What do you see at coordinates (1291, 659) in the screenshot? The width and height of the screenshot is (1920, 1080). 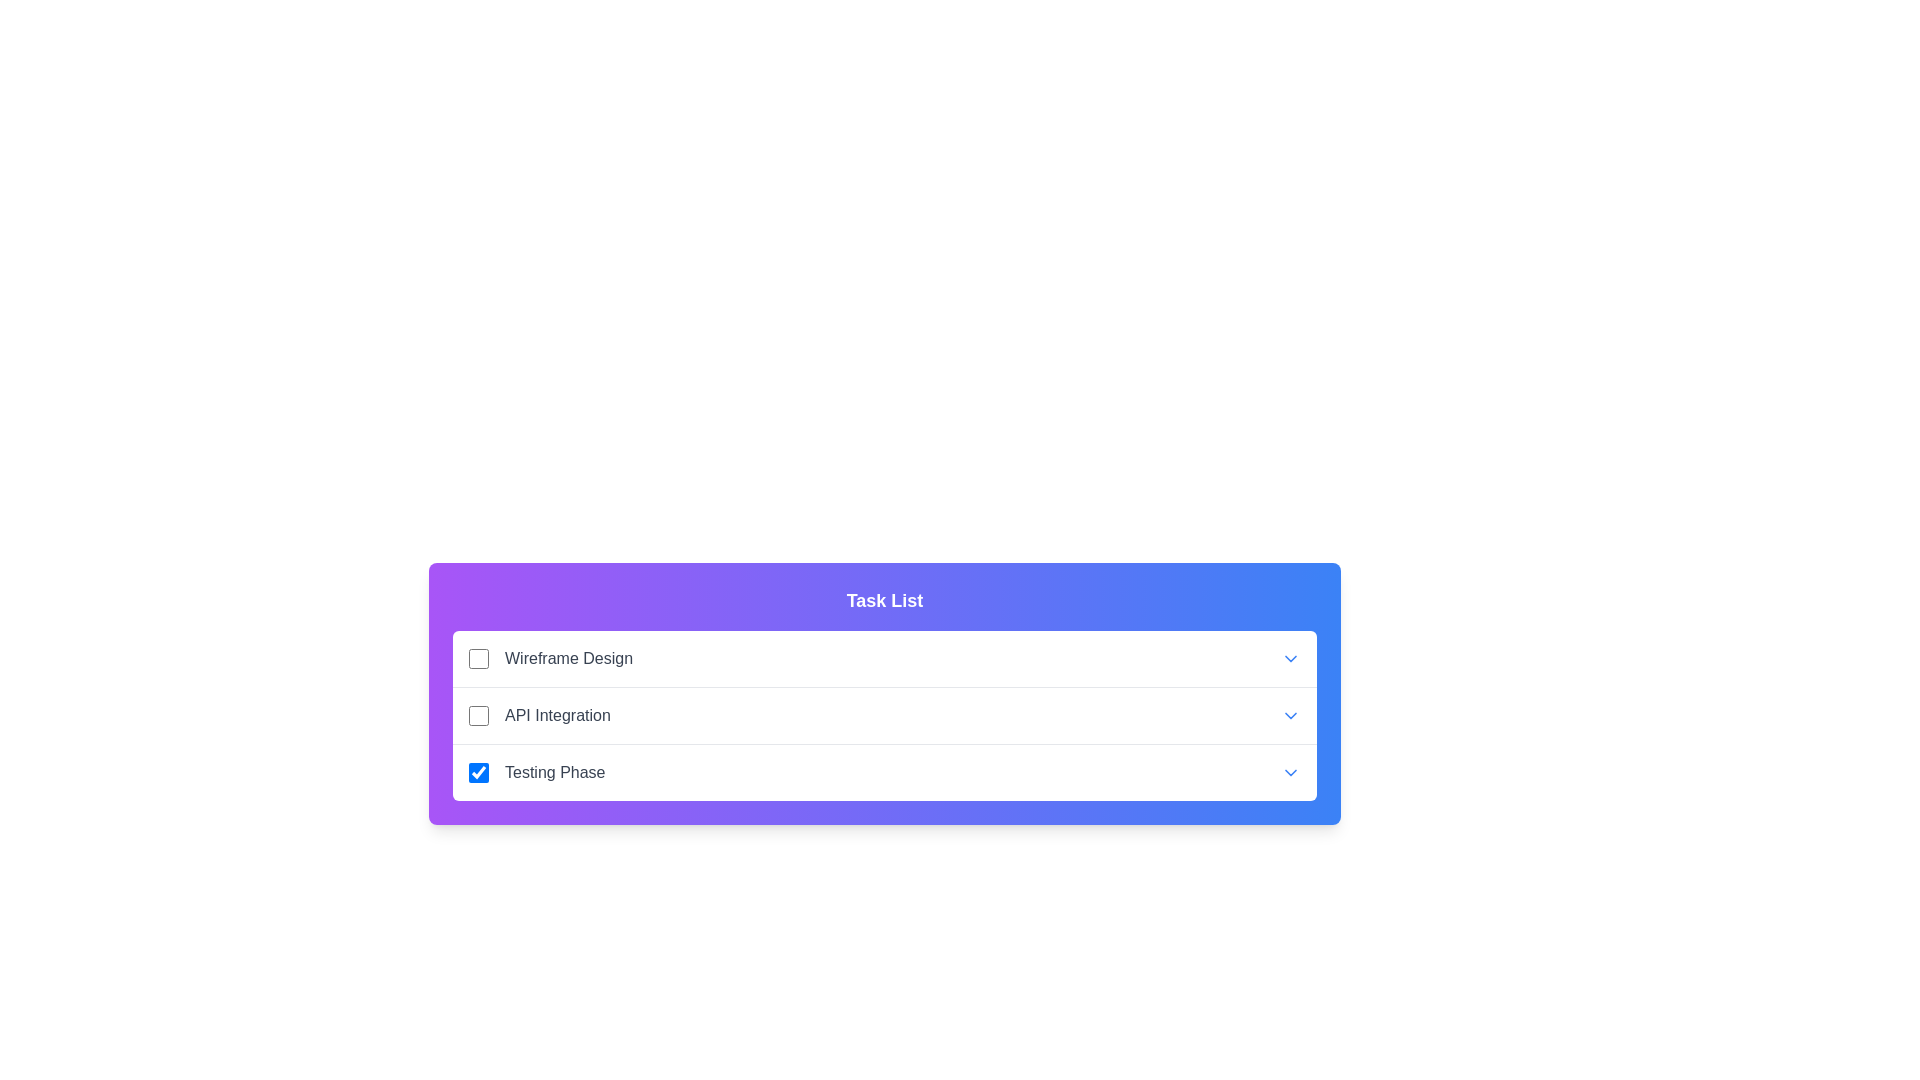 I see `the dropdown button to expand or collapse the task details` at bounding box center [1291, 659].